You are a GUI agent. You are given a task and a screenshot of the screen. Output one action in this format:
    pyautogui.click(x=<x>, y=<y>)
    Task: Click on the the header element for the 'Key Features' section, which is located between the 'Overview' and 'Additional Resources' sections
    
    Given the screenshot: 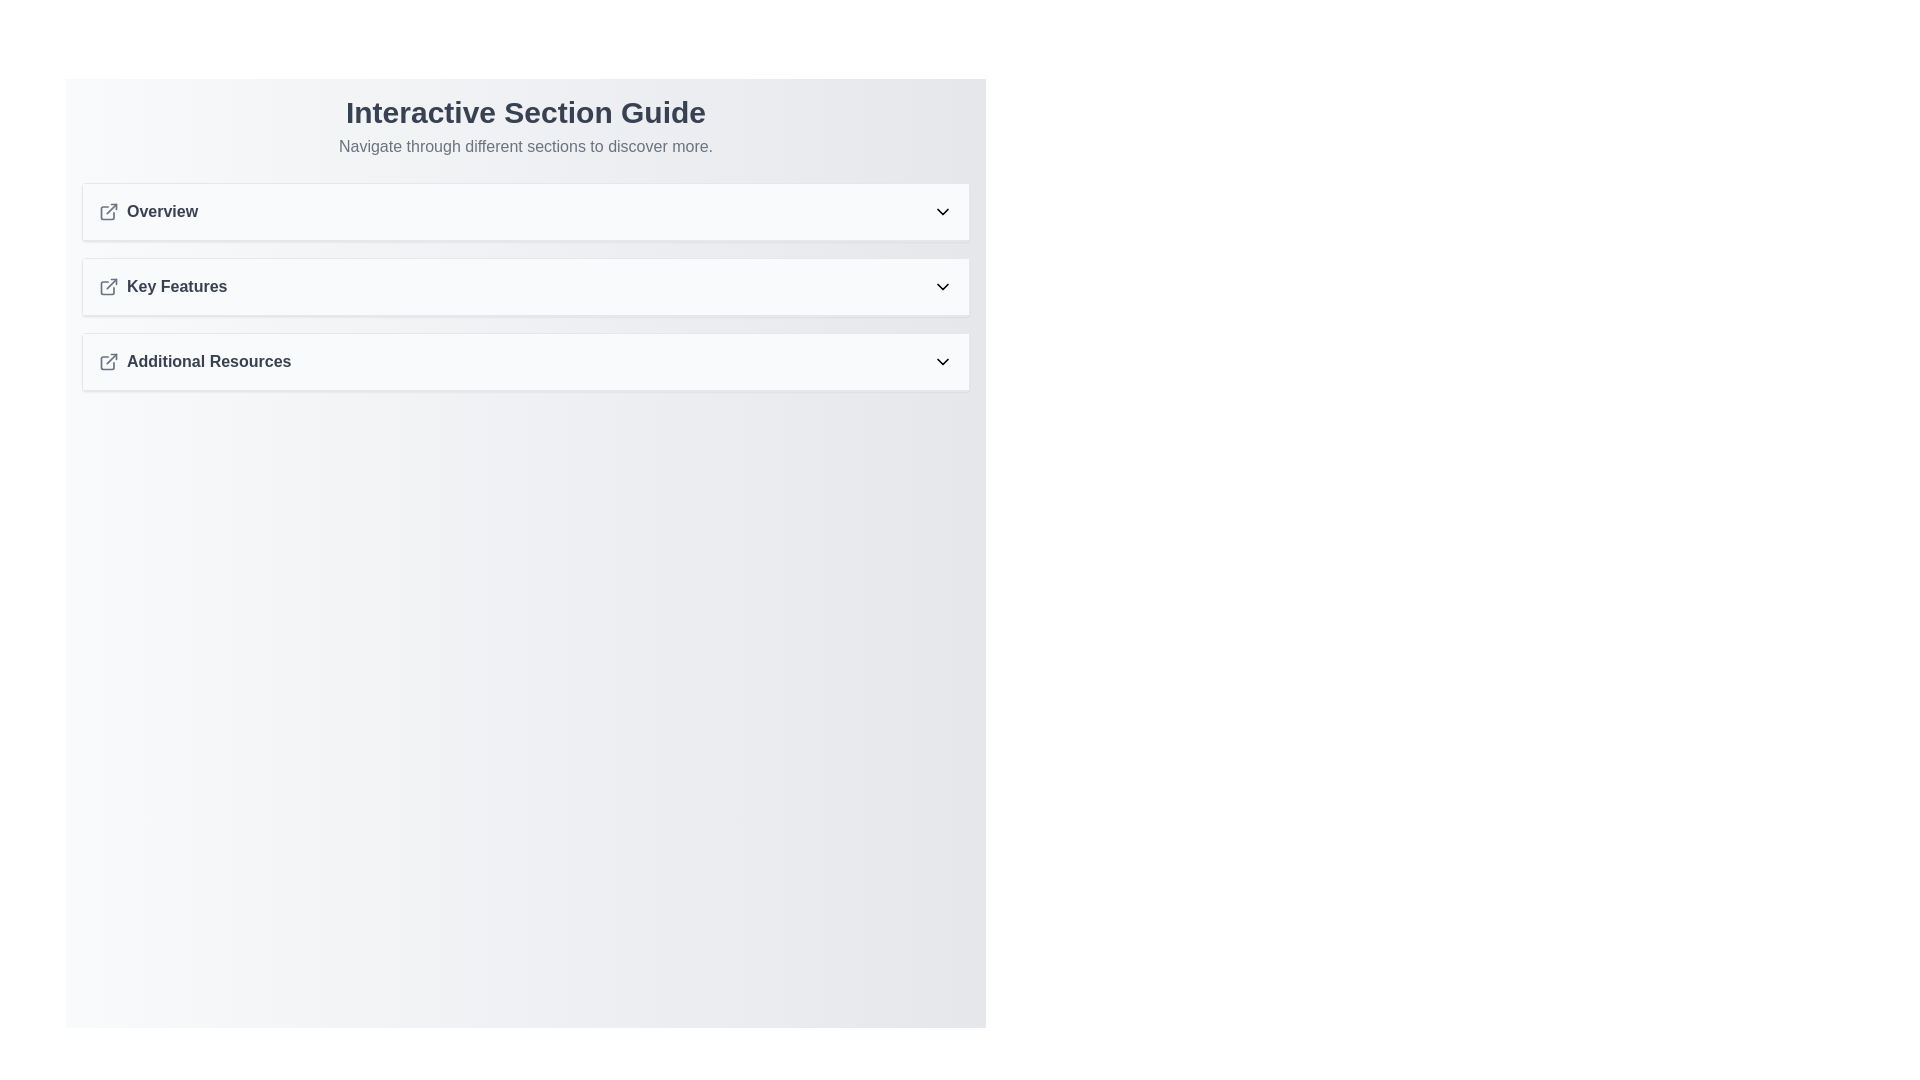 What is the action you would take?
    pyautogui.click(x=163, y=286)
    